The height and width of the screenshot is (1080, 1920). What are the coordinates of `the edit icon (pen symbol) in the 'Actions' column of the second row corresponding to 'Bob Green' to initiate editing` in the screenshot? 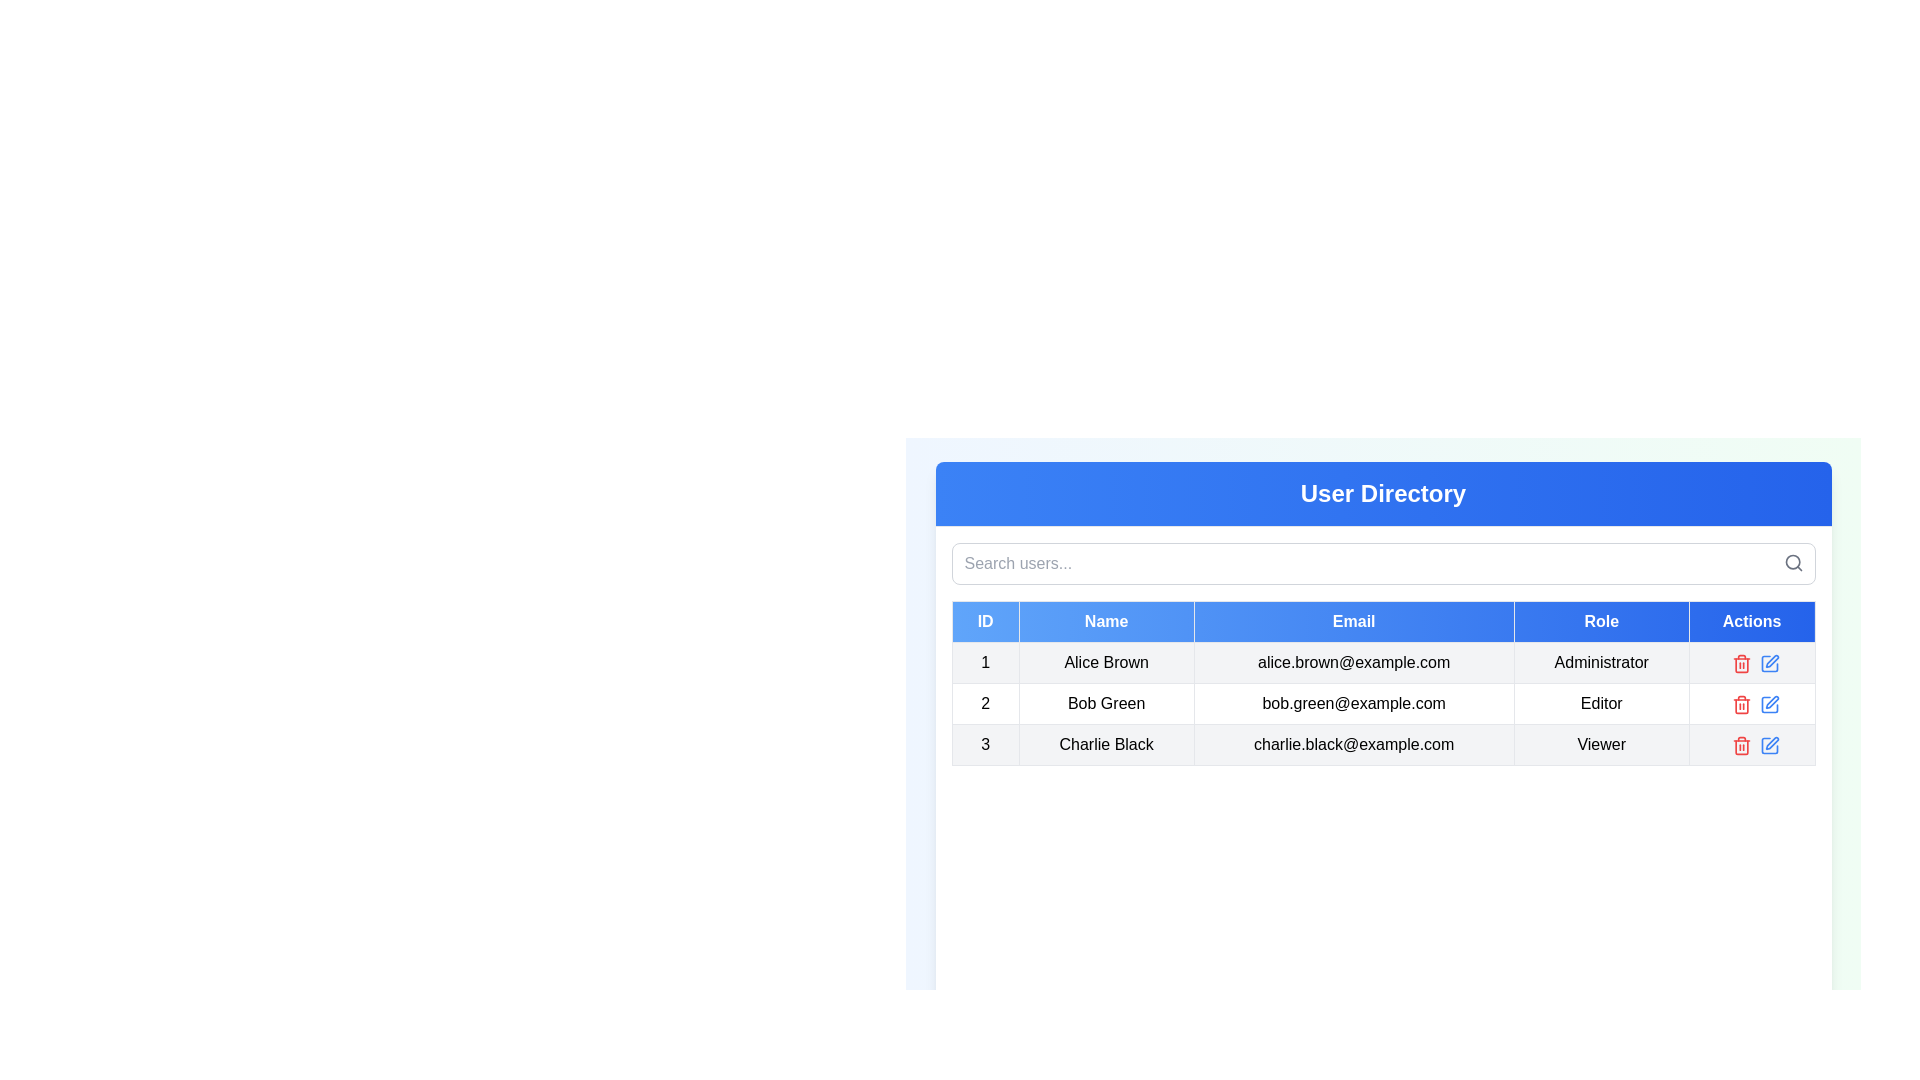 It's located at (1772, 701).